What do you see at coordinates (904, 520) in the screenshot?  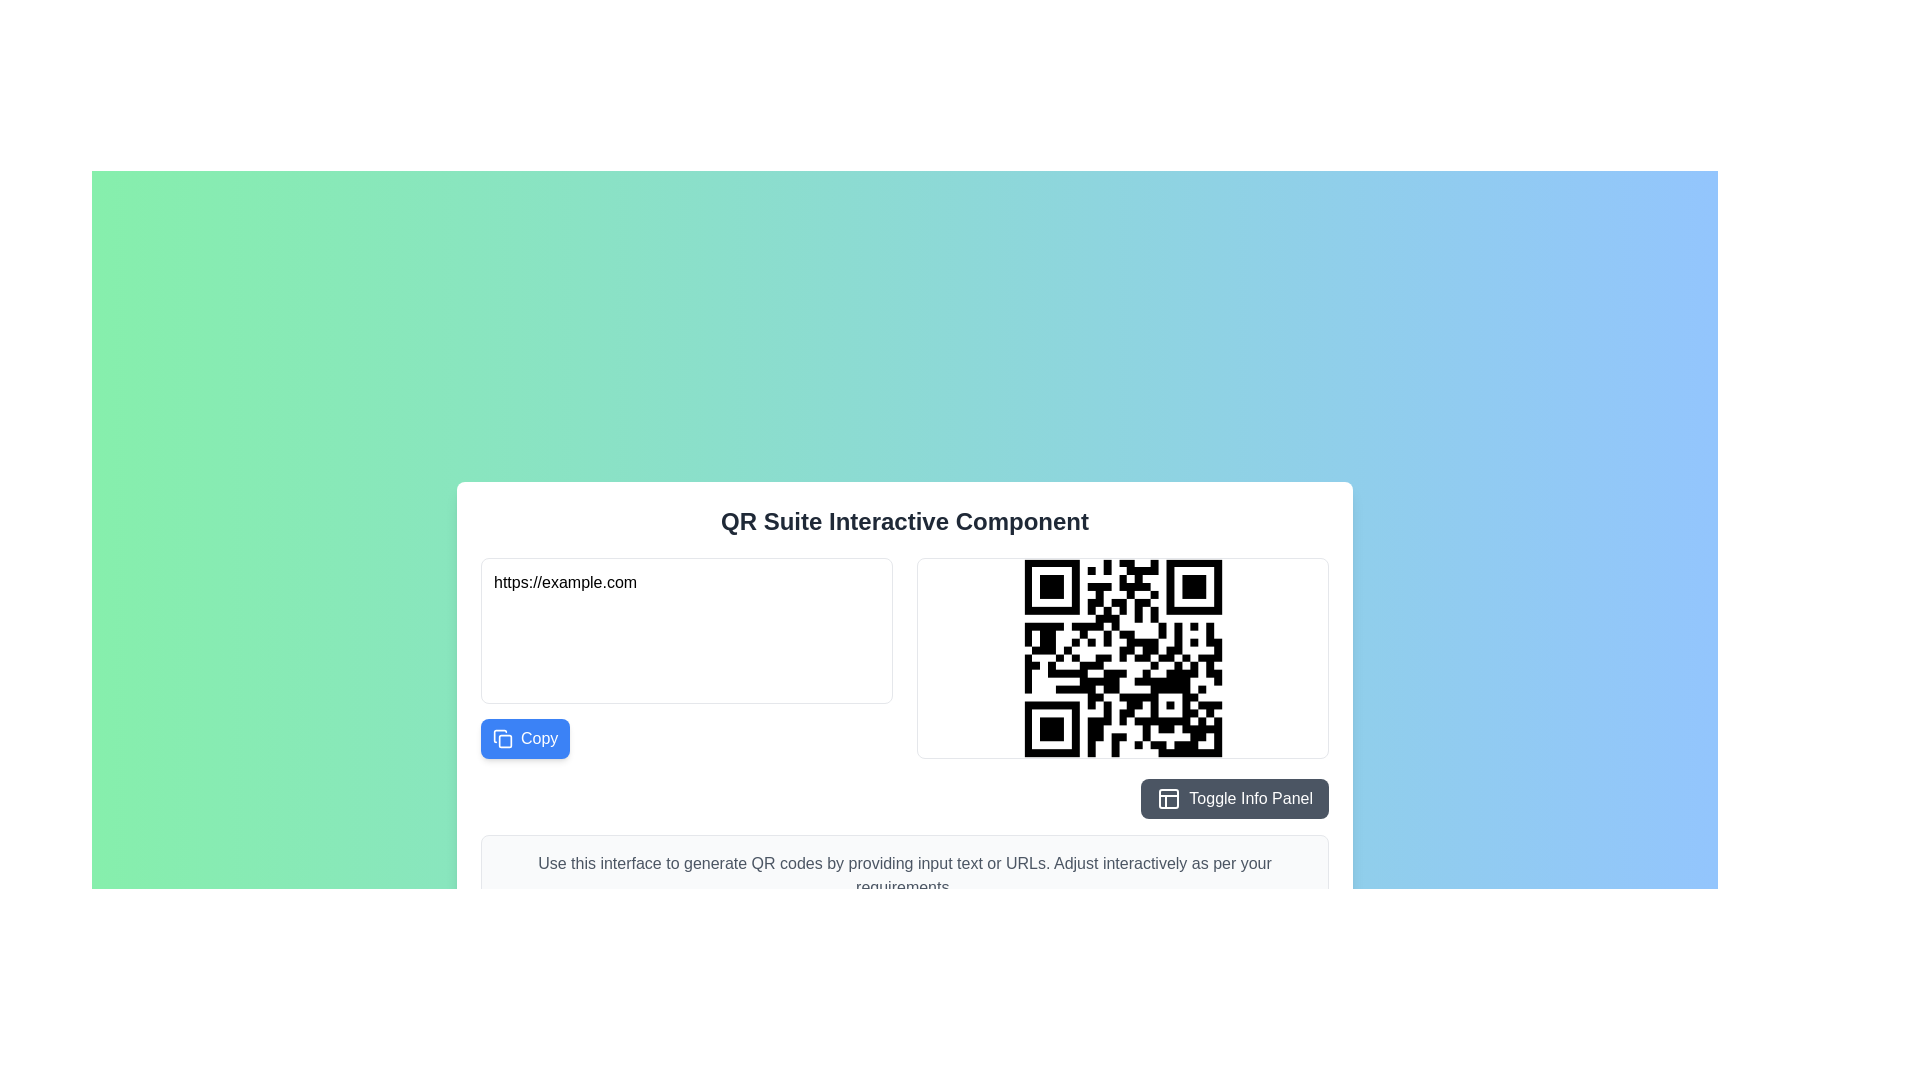 I see `the textual header labeled 'QR Suite Interactive Component', which is prominently displayed in a large and bold font at the top of a content box` at bounding box center [904, 520].